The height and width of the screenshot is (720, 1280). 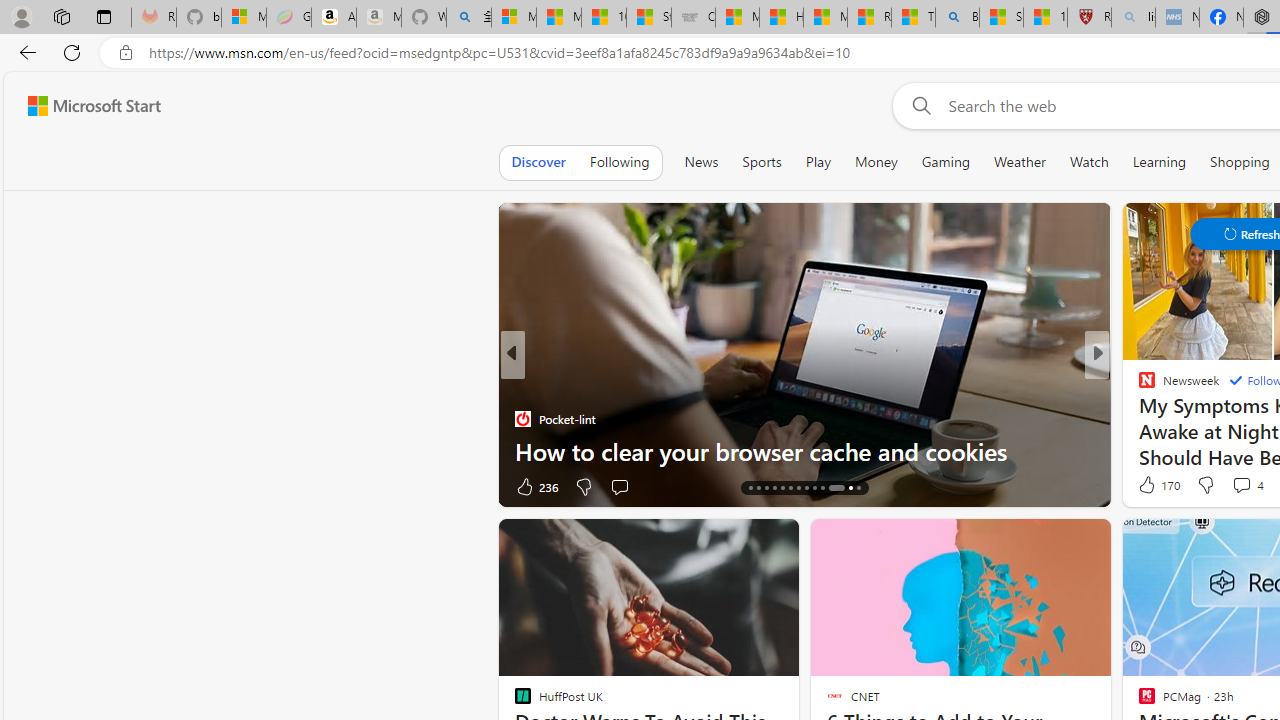 What do you see at coordinates (1001, 17) in the screenshot?
I see `'Science - MSN'` at bounding box center [1001, 17].